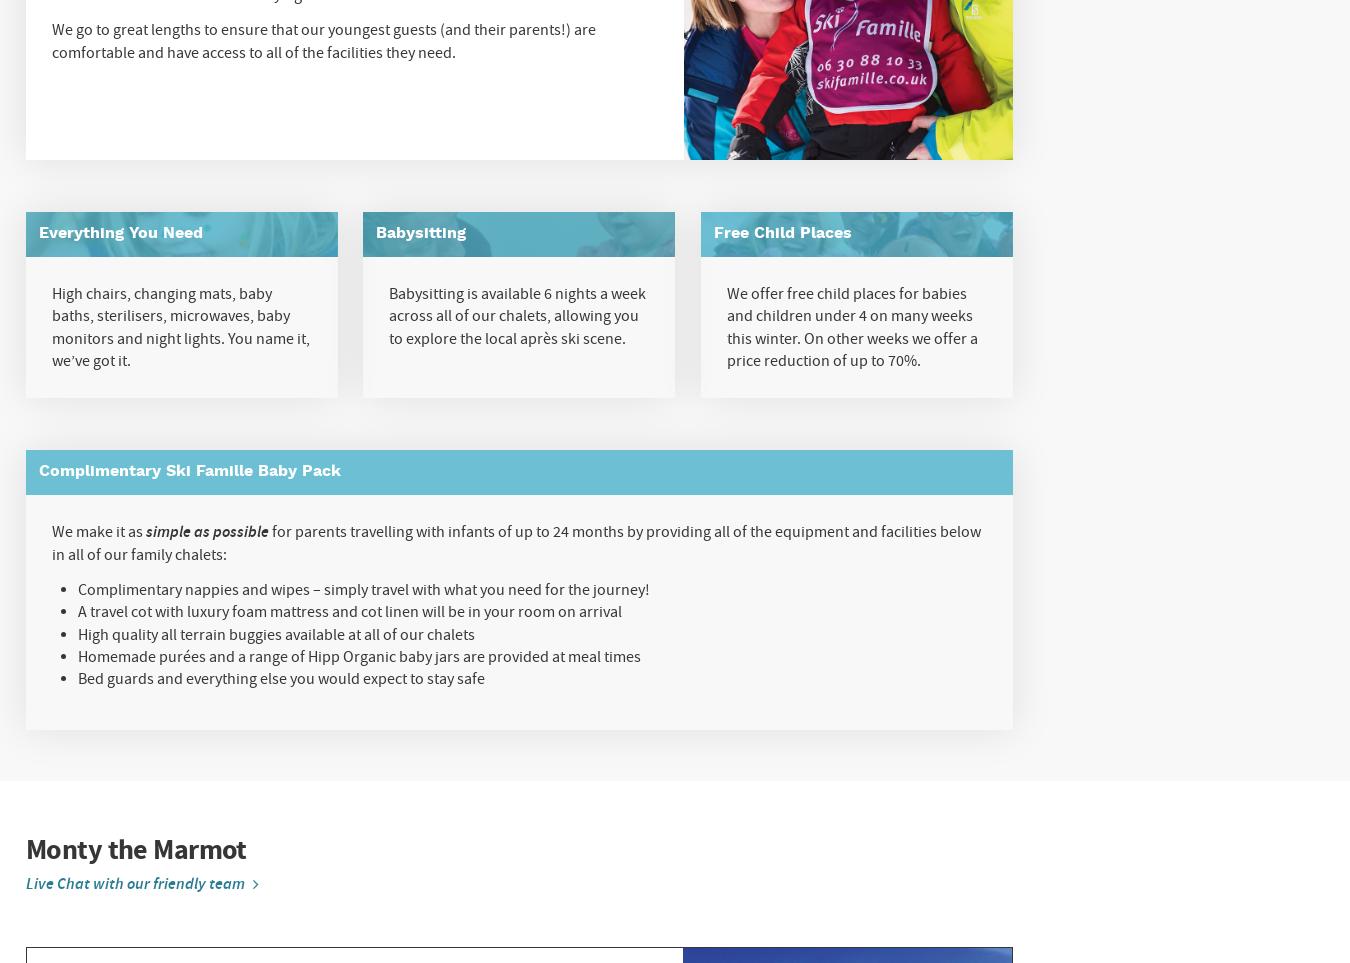 The image size is (1350, 963). I want to click on 'Babysitting', so click(375, 233).